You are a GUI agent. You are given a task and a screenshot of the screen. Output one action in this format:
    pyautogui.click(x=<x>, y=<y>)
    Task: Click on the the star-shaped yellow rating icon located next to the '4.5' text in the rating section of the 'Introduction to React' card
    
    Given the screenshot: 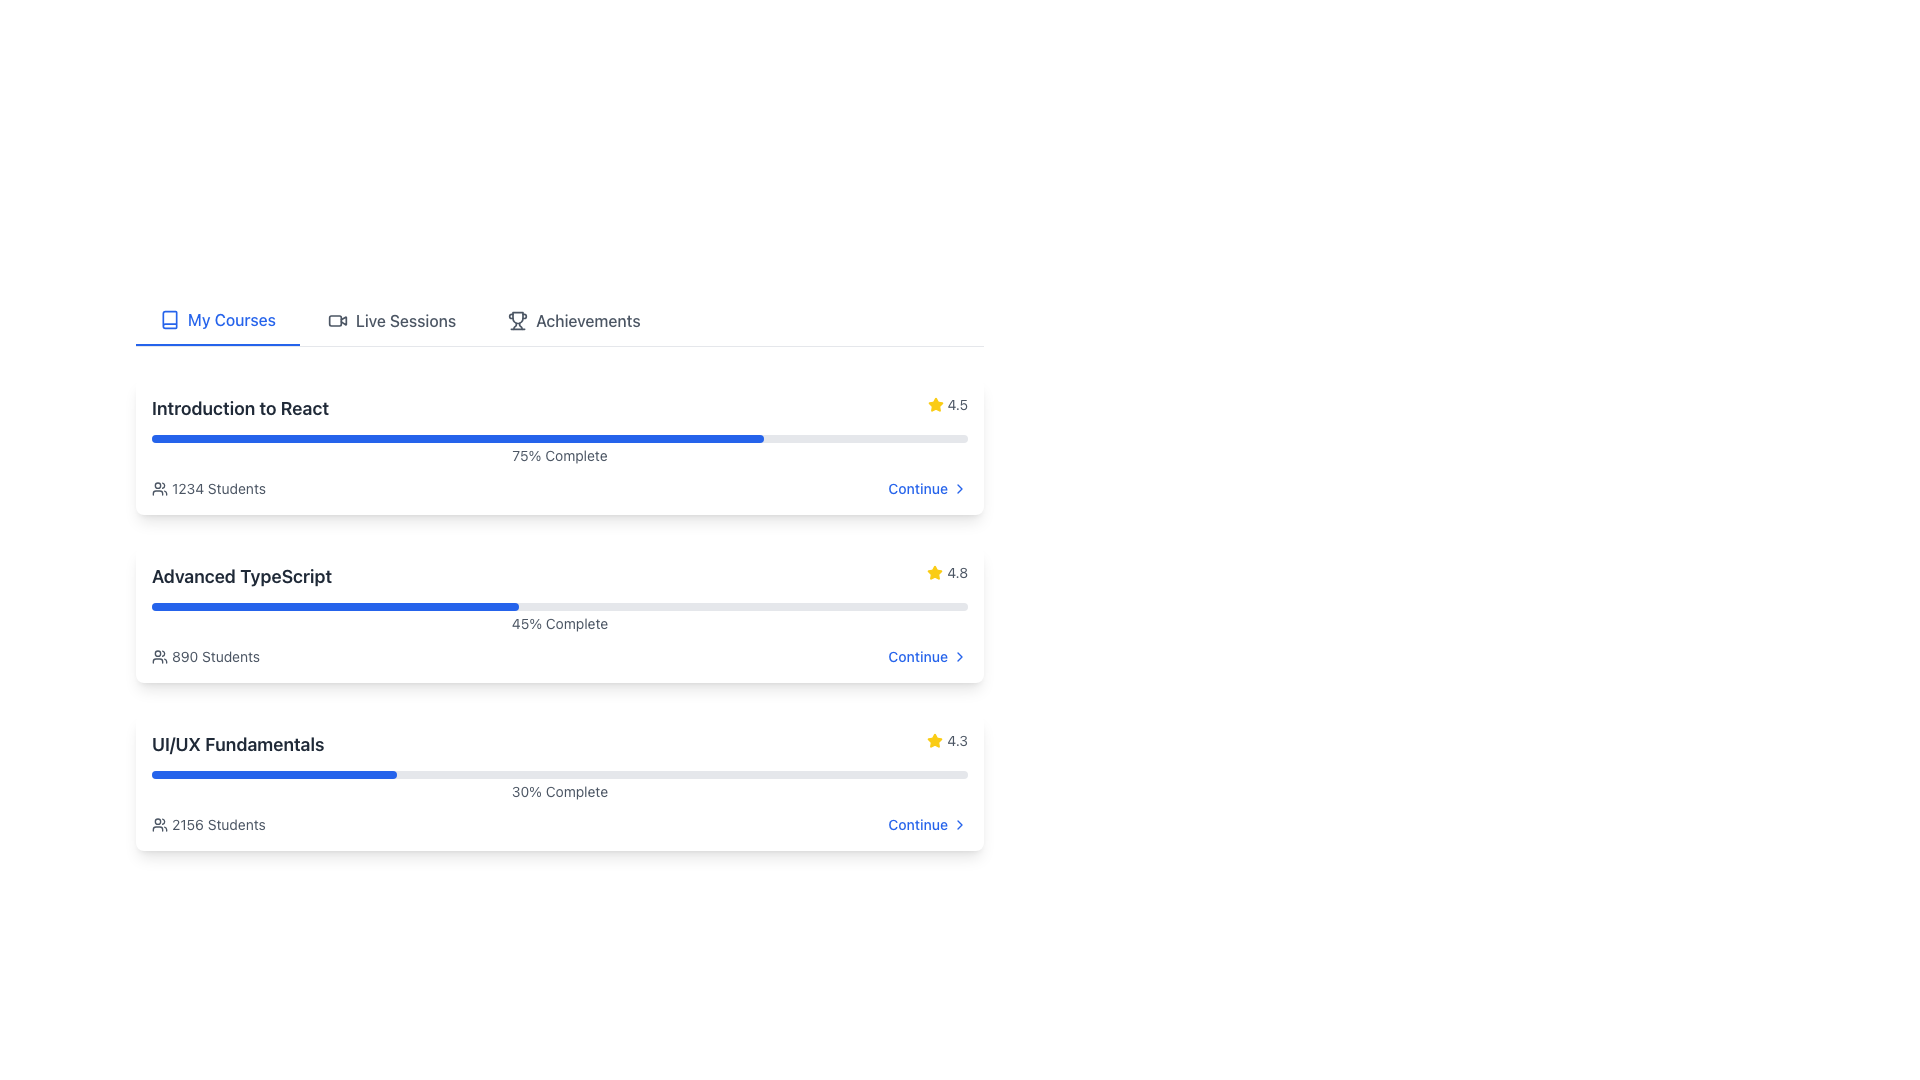 What is the action you would take?
    pyautogui.click(x=934, y=405)
    